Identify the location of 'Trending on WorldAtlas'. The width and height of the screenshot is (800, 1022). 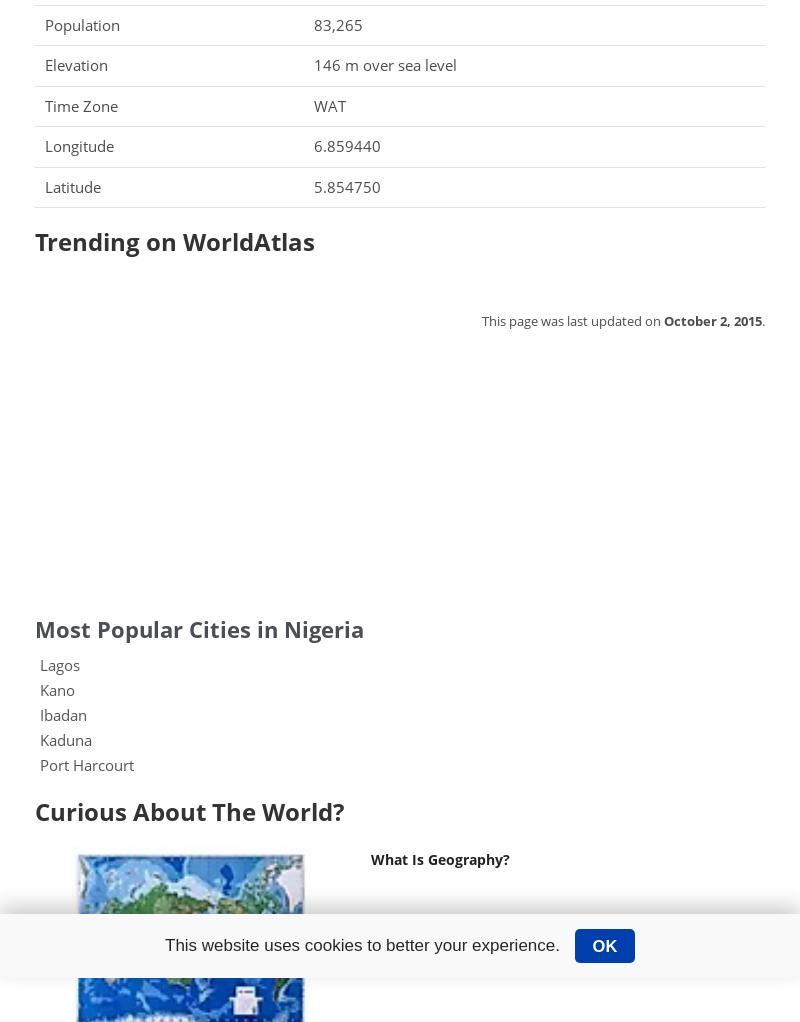
(33, 239).